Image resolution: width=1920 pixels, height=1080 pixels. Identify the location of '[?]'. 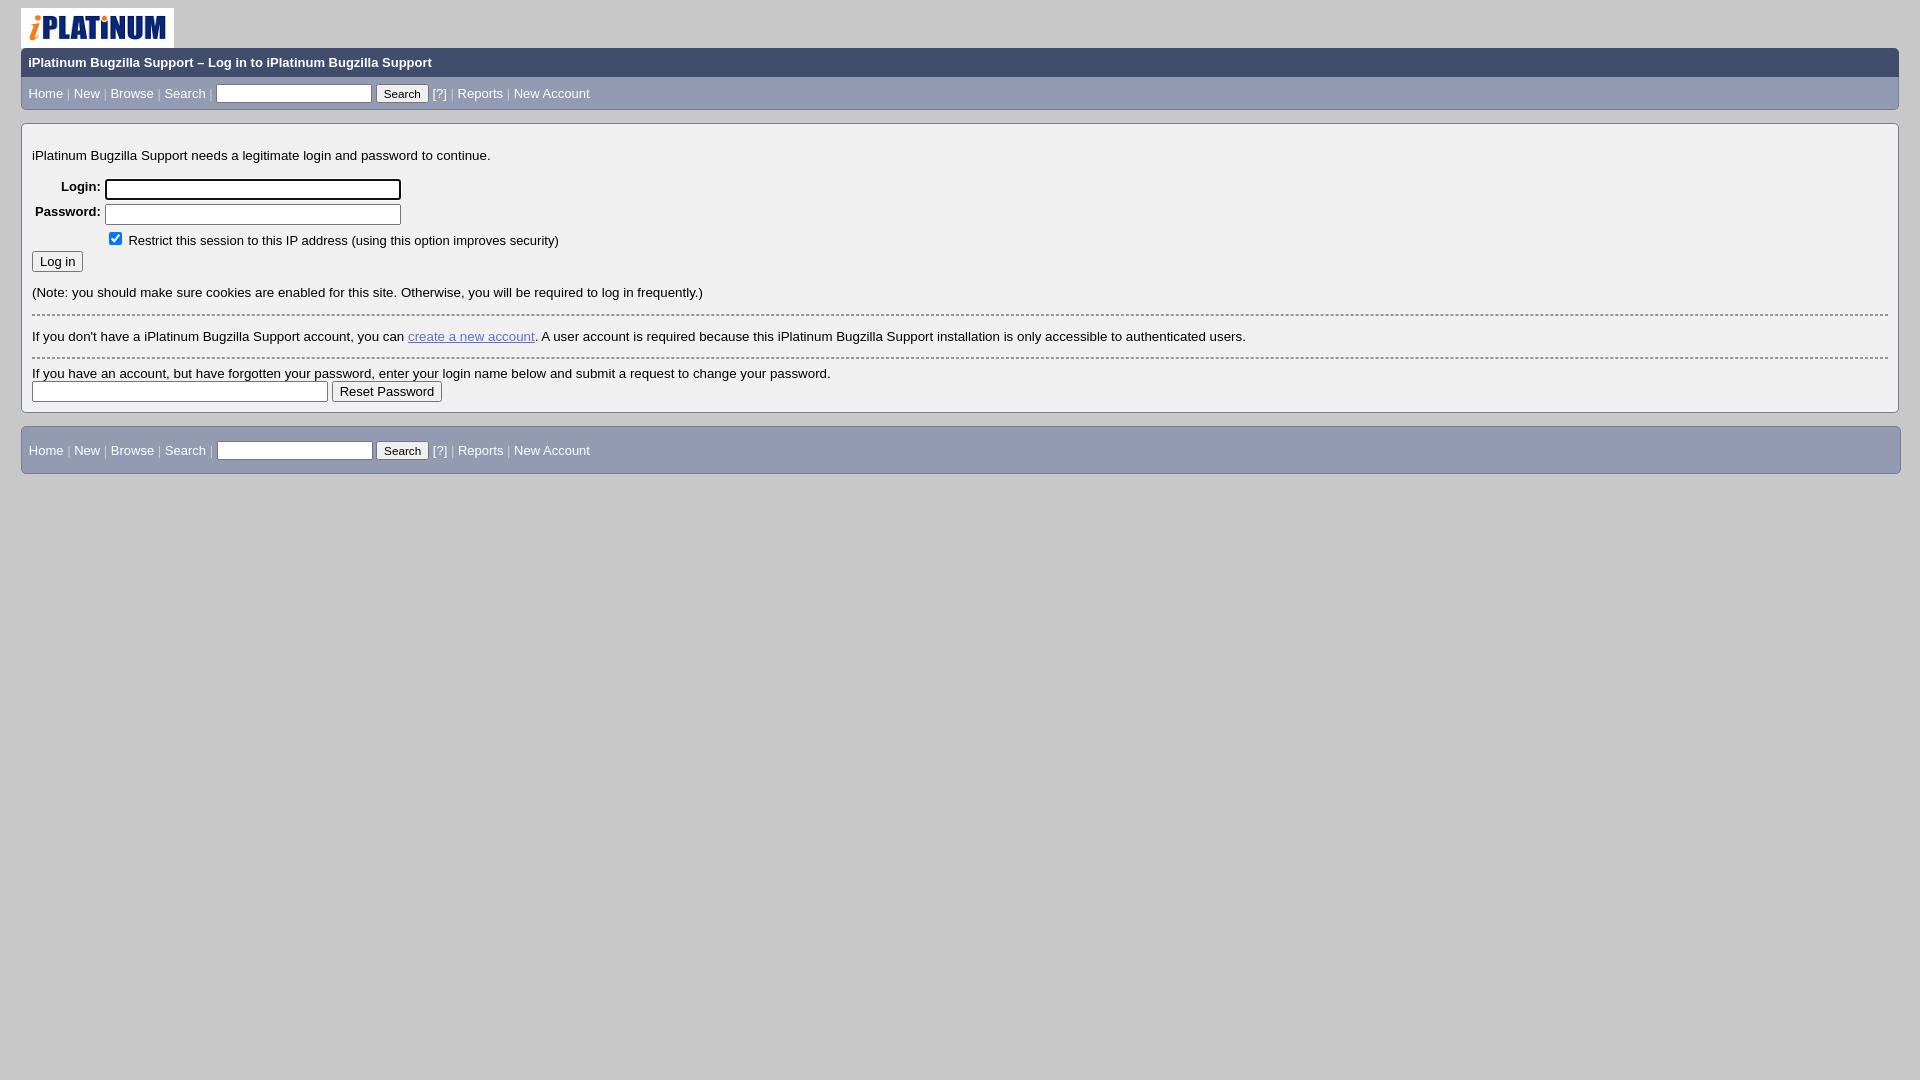
(437, 93).